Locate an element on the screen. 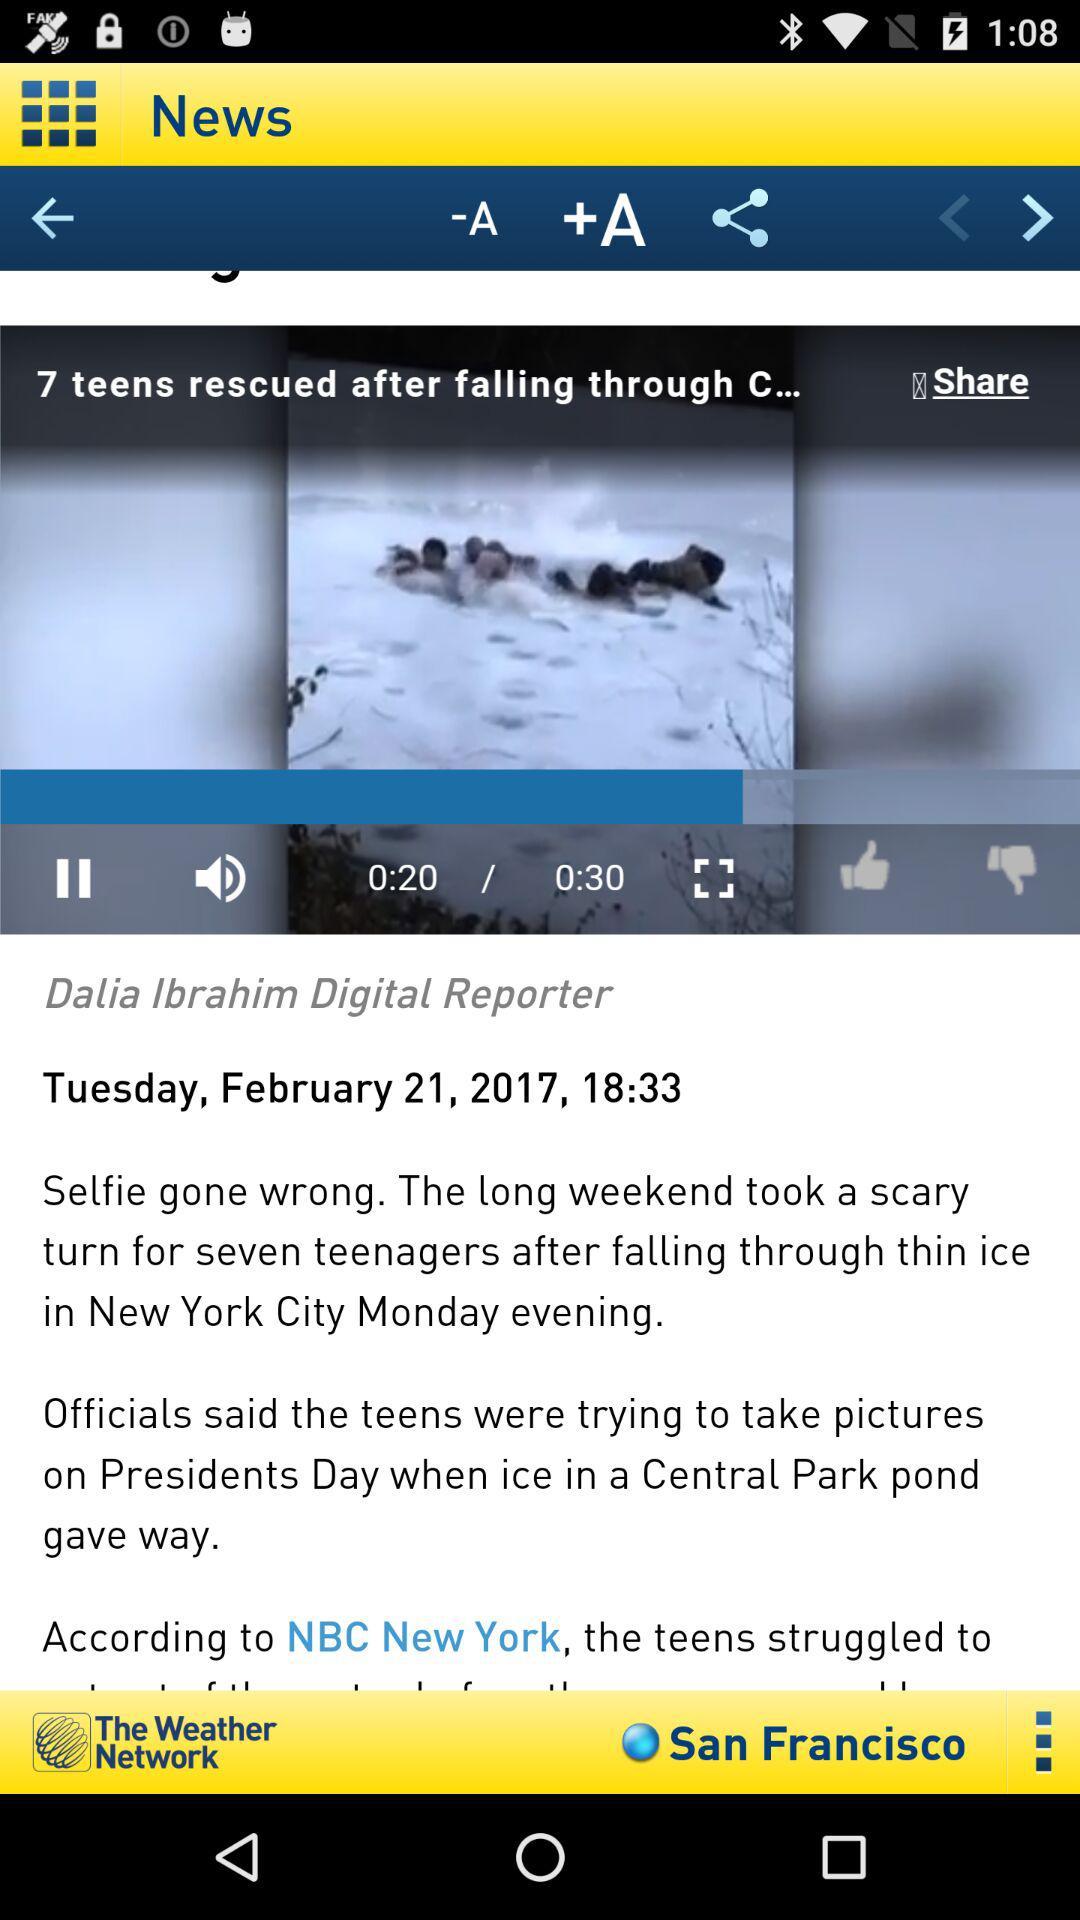  the arrow mark icon shown at the top right corner is located at coordinates (1036, 217).